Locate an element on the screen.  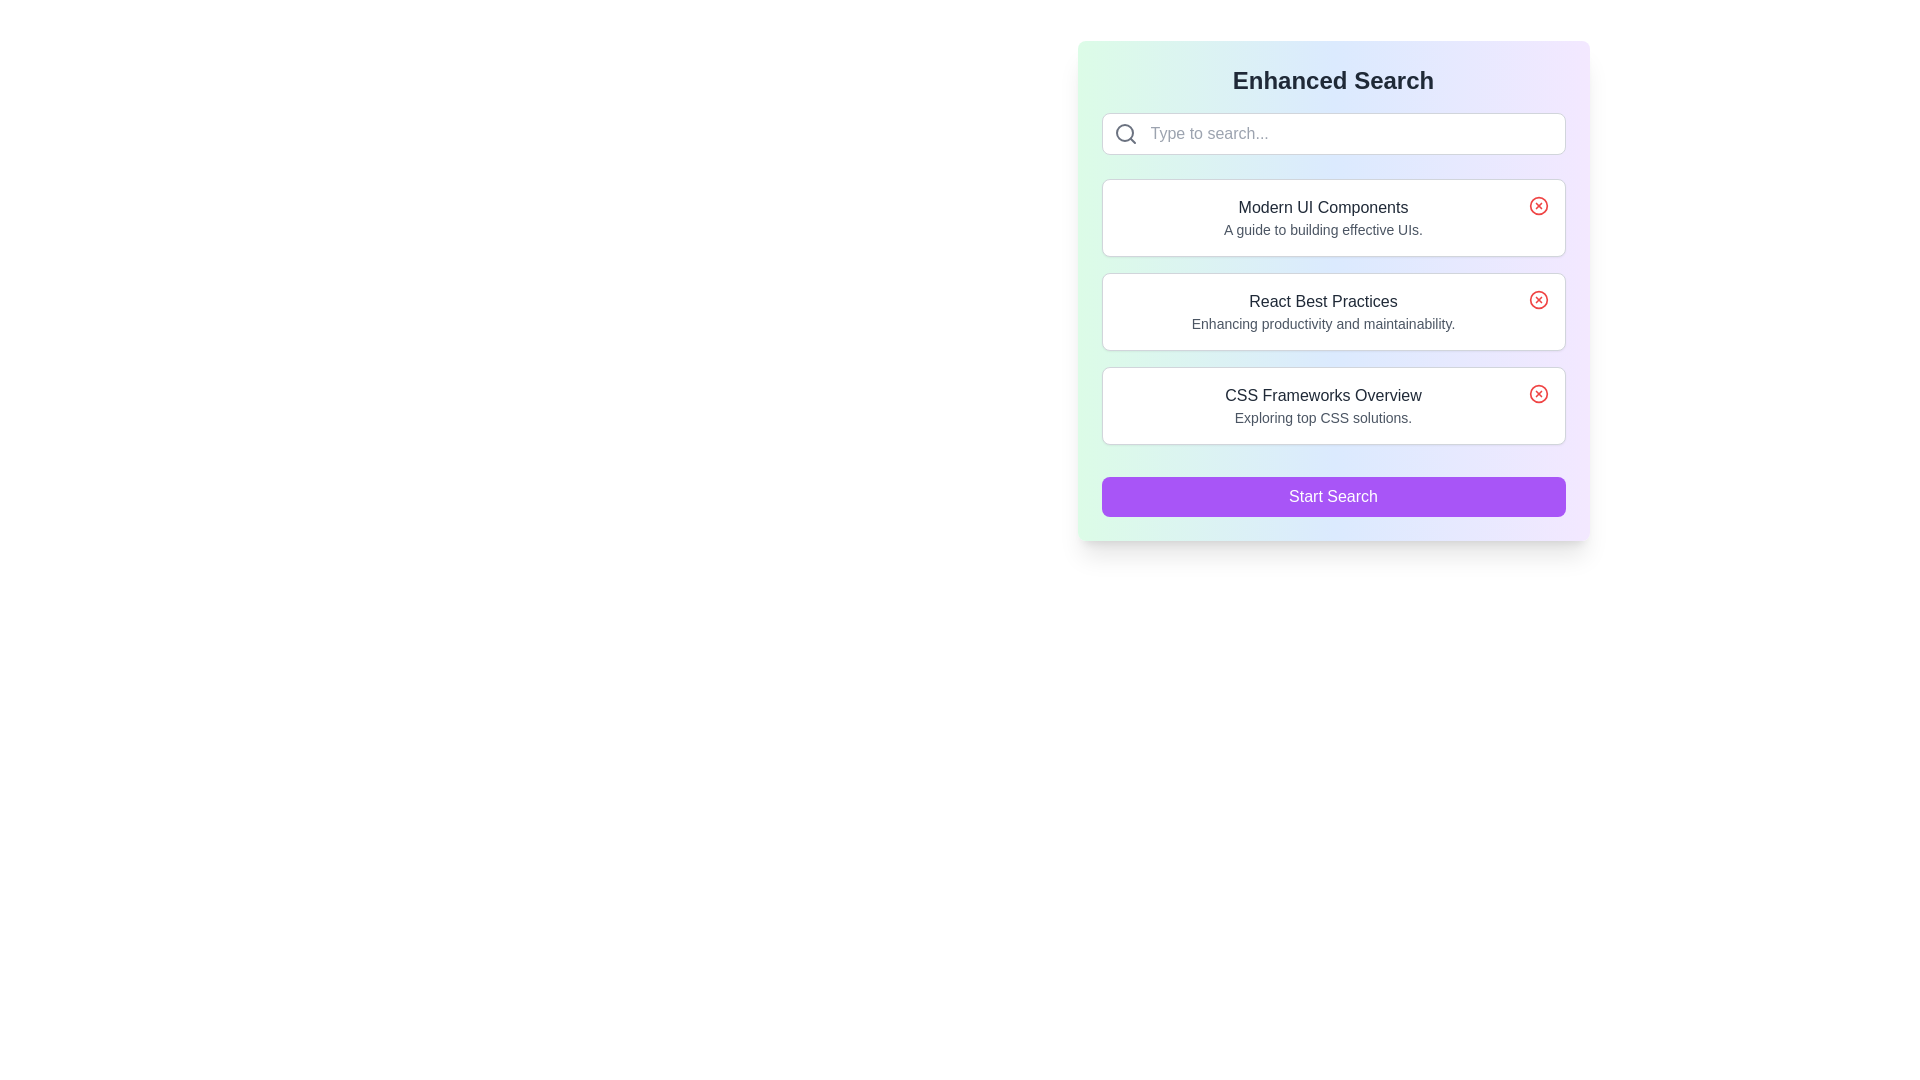
the red circular icon button with an 'X' symbol located at the far right edge of the topmost card titled 'Modern UI Components' is located at coordinates (1537, 205).